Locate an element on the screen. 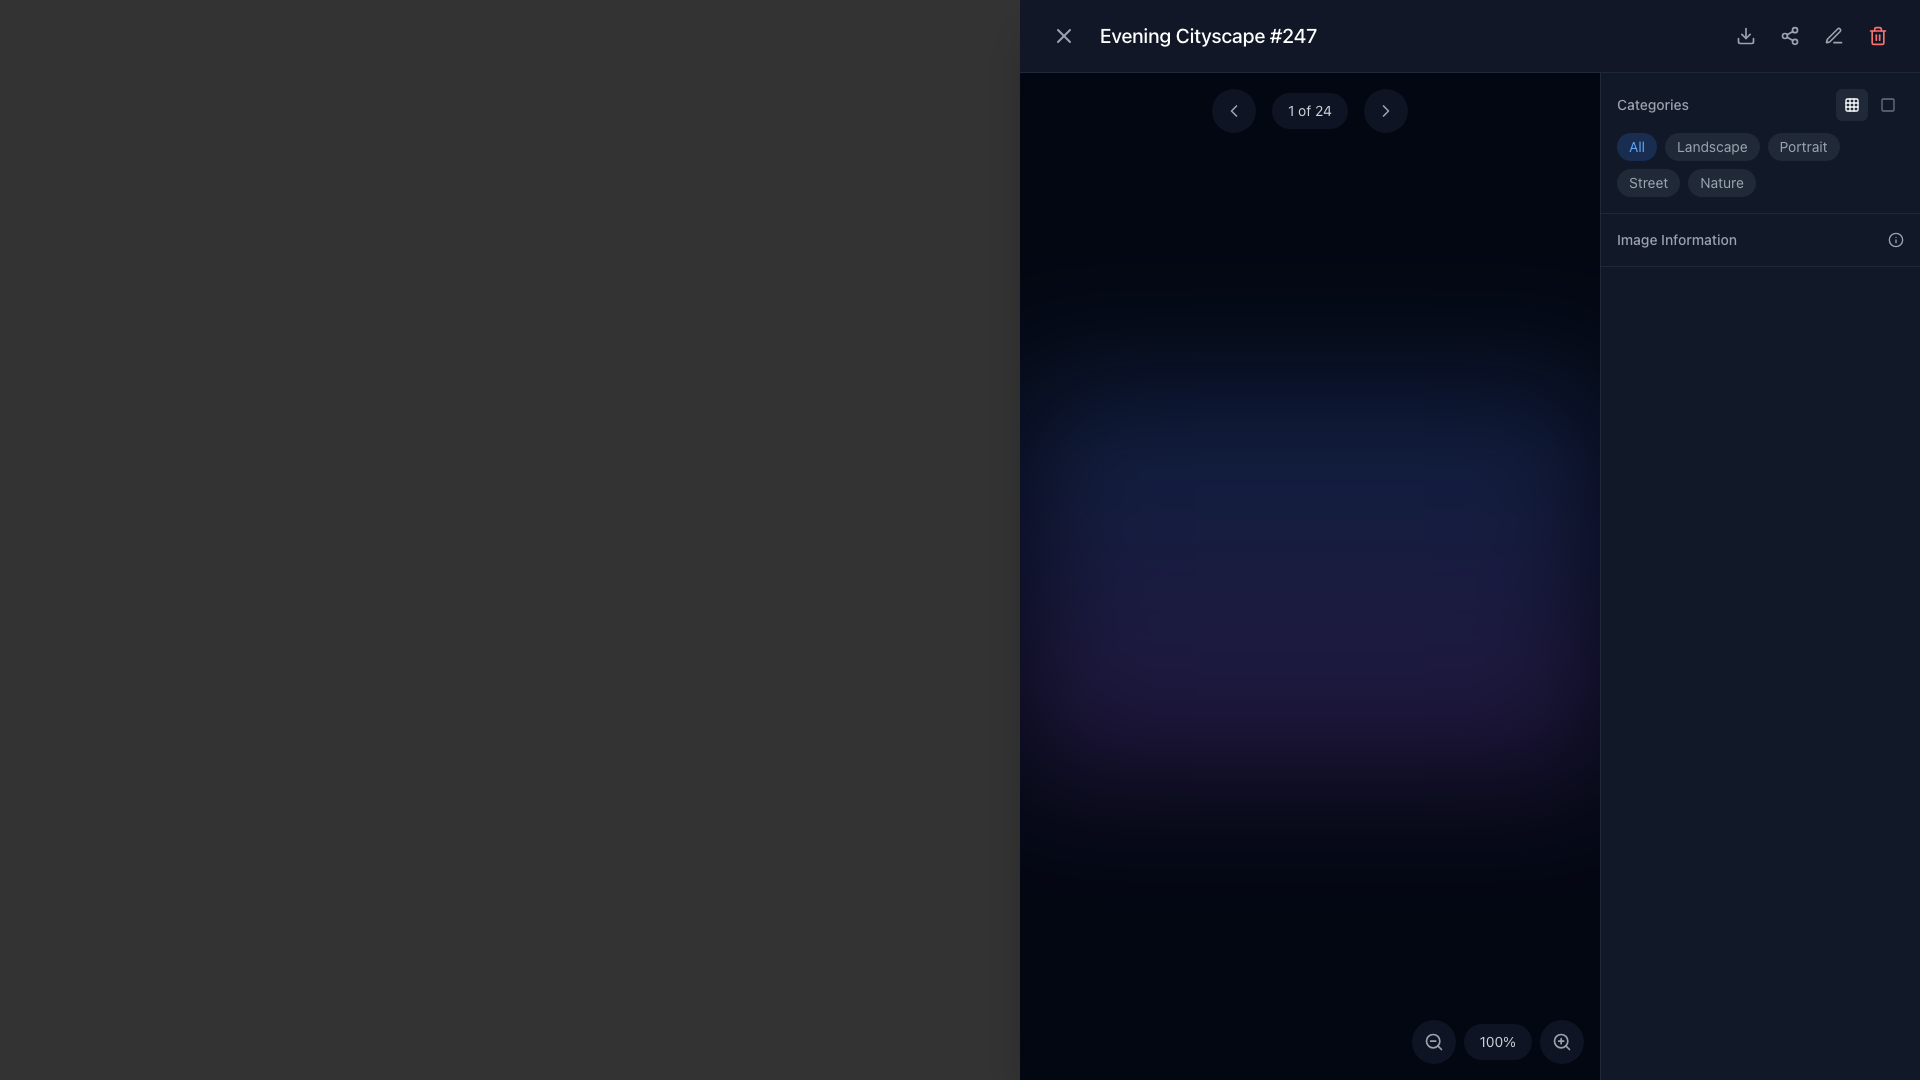 This screenshot has height=1080, width=1920. the 'Nature' category button located at the top-right section of the interface is located at coordinates (1721, 182).